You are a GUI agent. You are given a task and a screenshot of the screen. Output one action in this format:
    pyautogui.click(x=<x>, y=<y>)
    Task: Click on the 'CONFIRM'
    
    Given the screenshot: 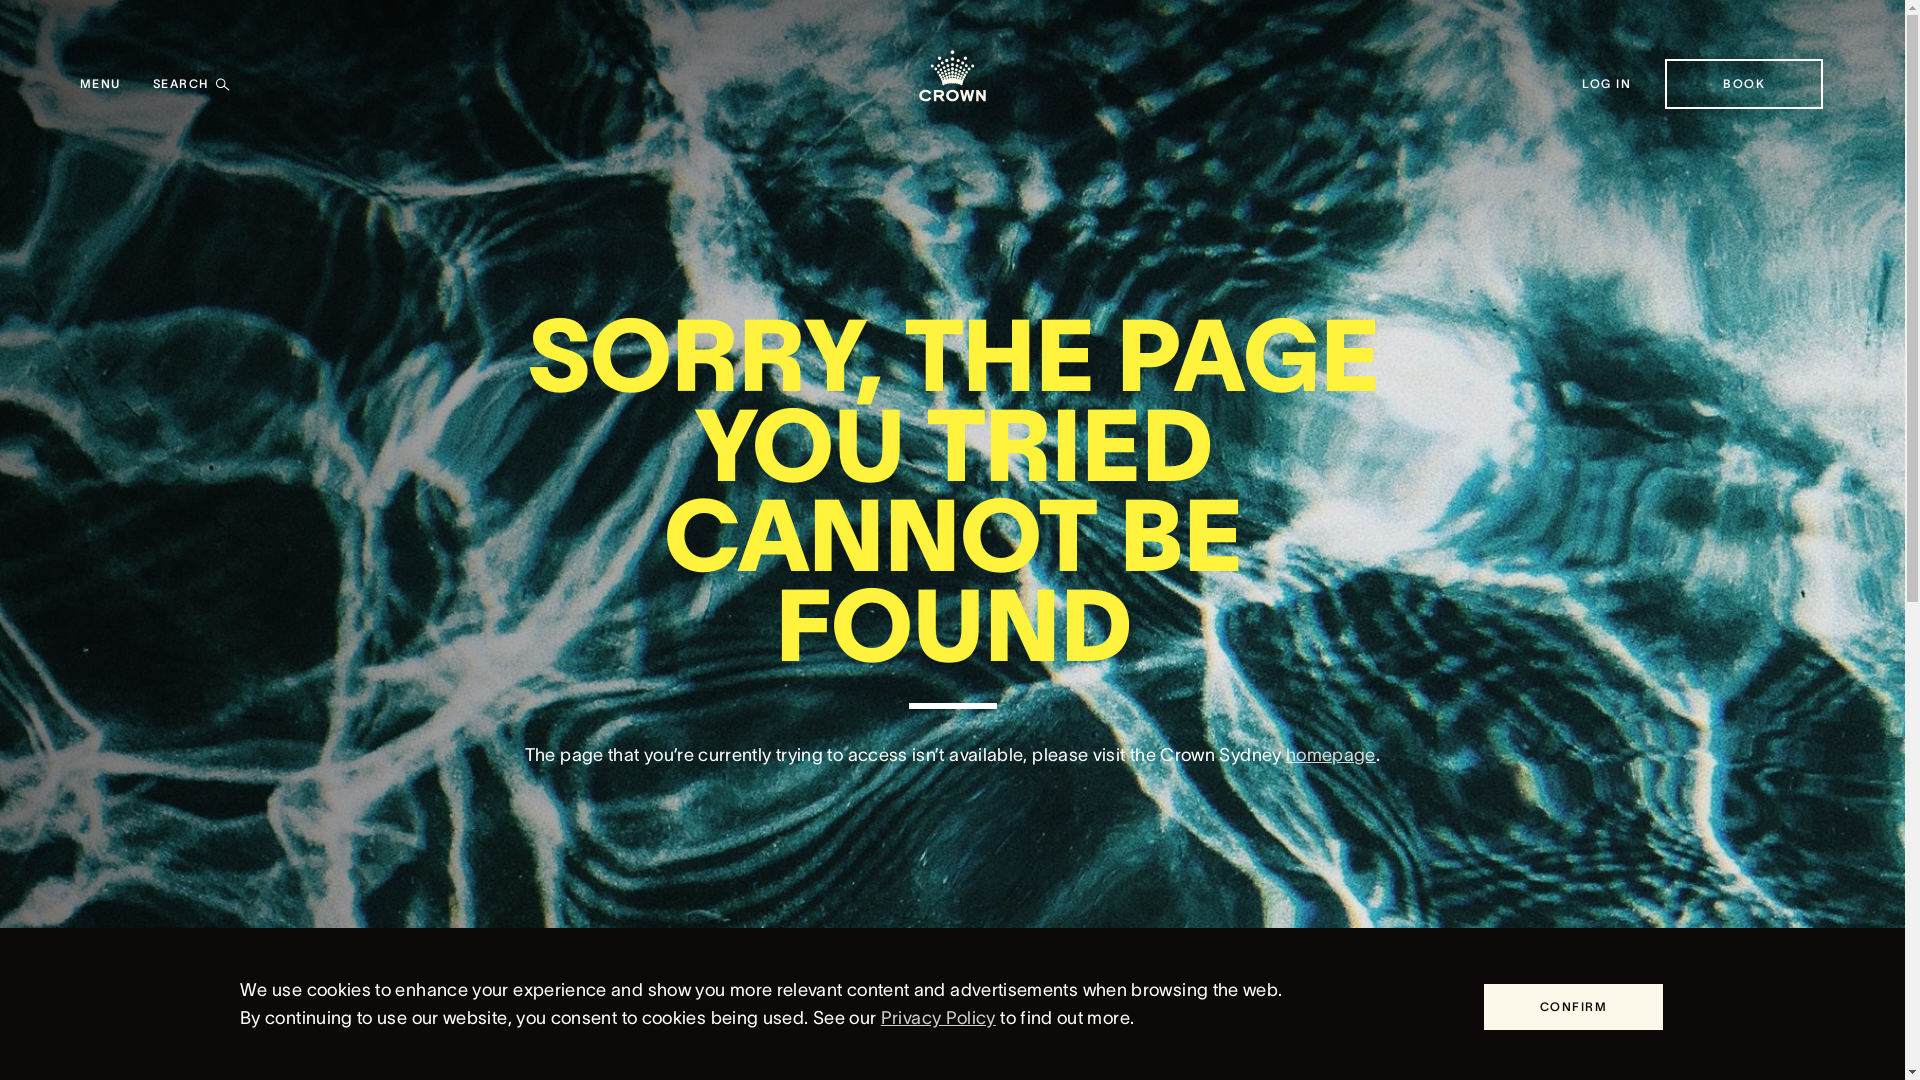 What is the action you would take?
    pyautogui.click(x=1483, y=1006)
    